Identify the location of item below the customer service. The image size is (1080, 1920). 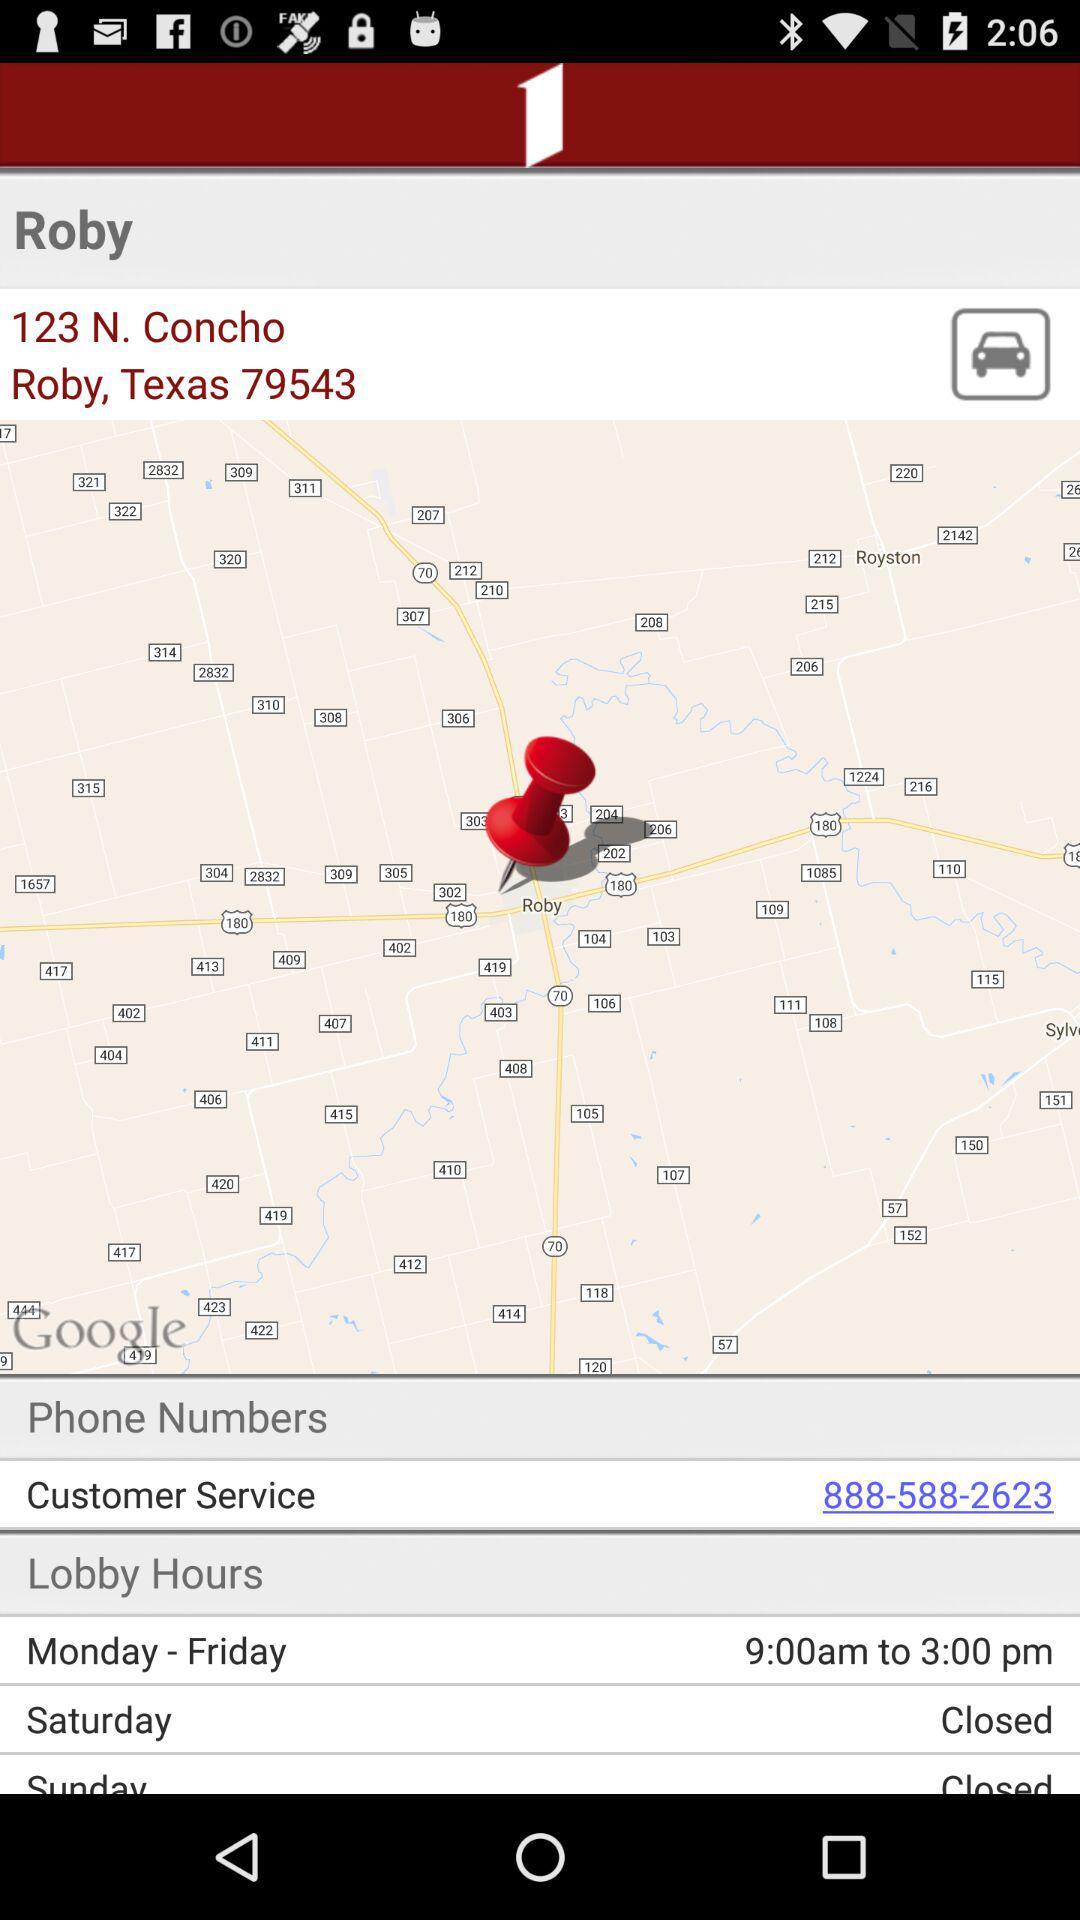
(783, 1650).